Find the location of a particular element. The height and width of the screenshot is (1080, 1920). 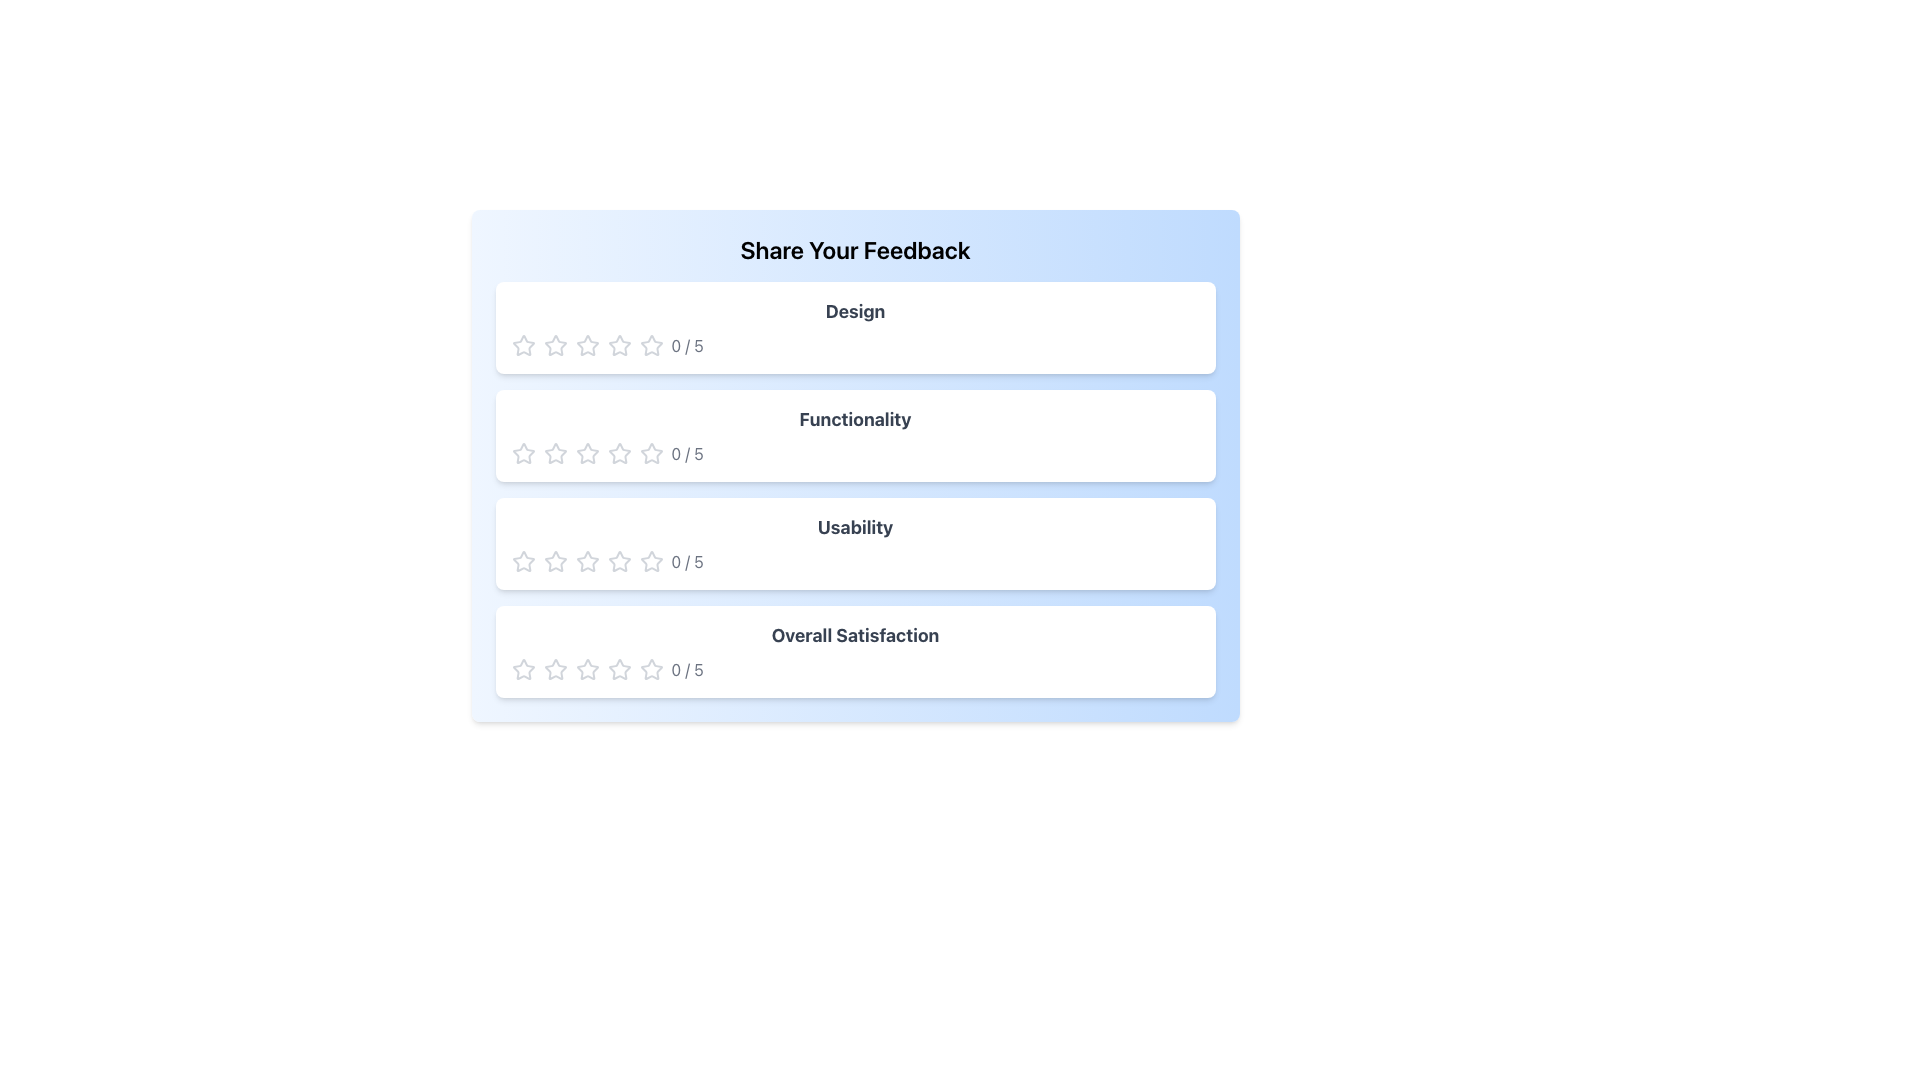

the fourth interactive star icon in the five-star rating system is located at coordinates (651, 454).